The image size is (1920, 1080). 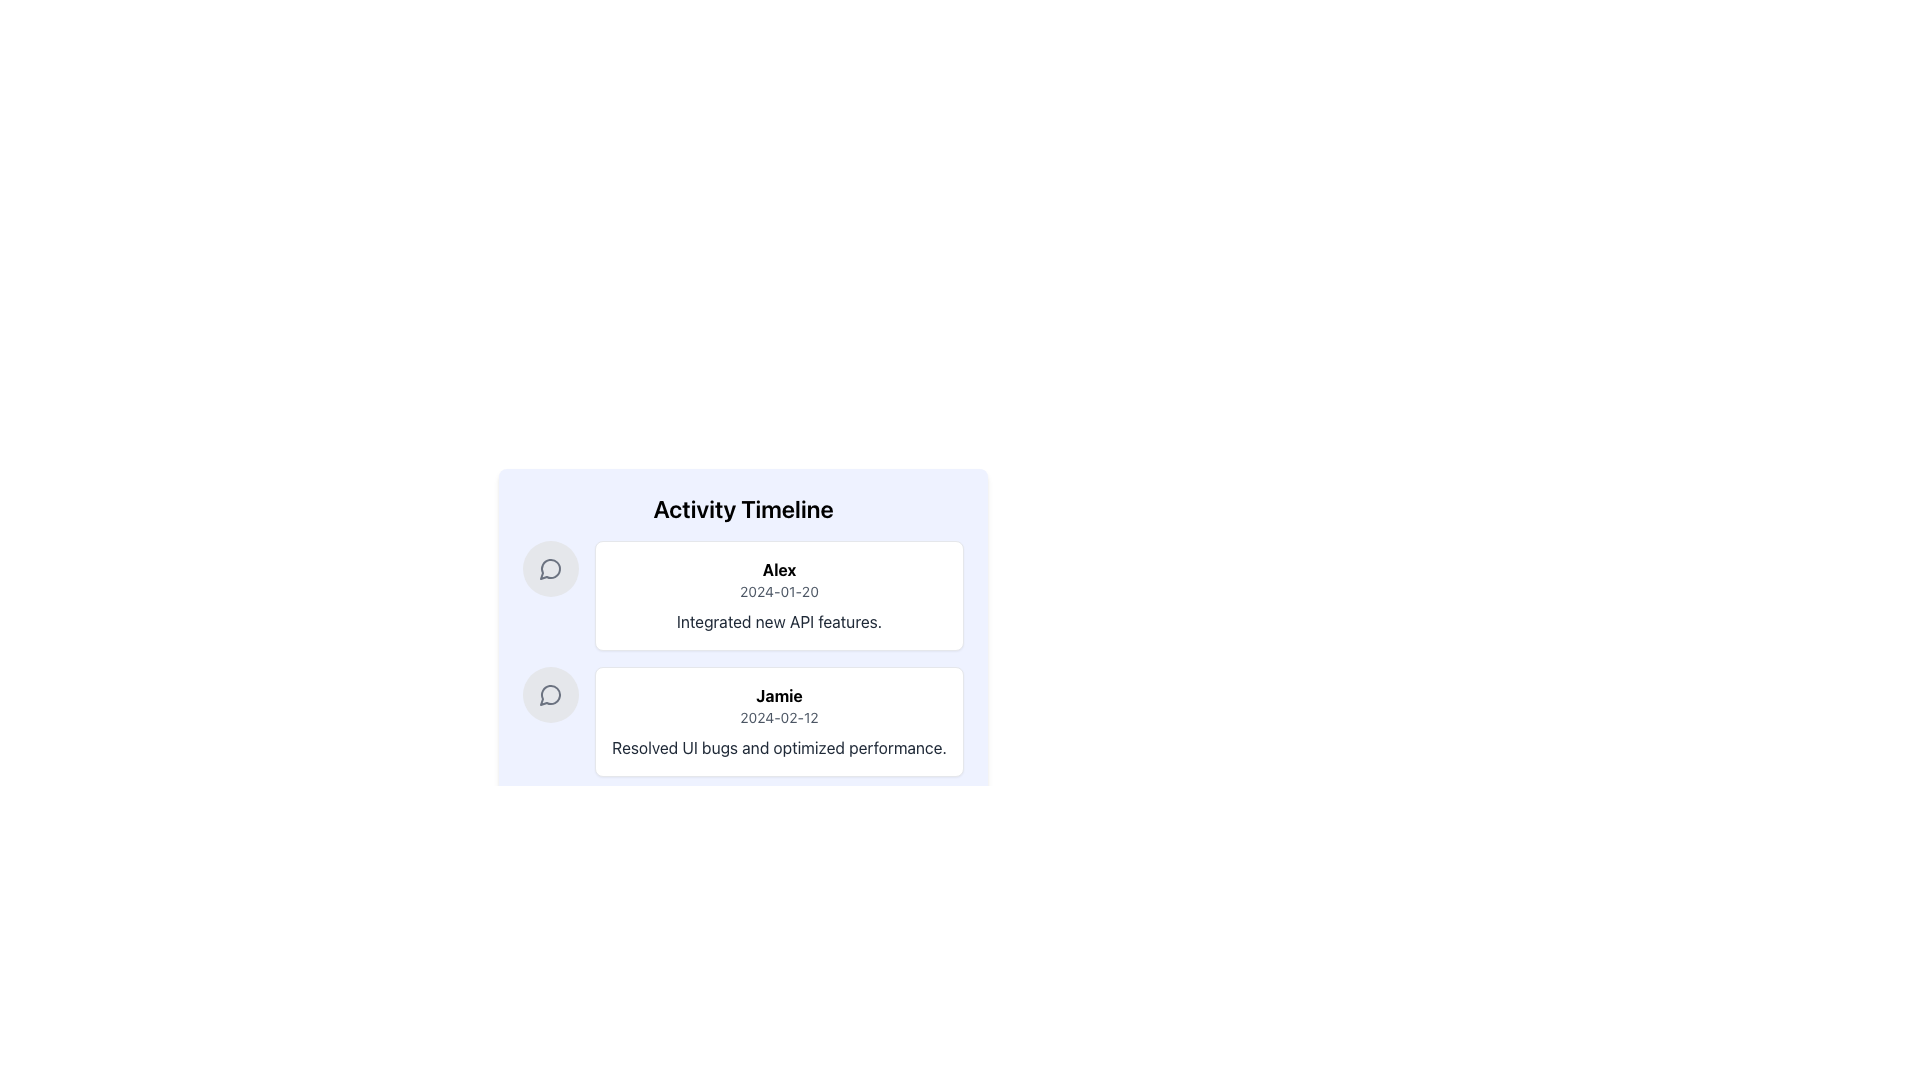 What do you see at coordinates (778, 721) in the screenshot?
I see `the second Information Card in the Activity Timeline section` at bounding box center [778, 721].